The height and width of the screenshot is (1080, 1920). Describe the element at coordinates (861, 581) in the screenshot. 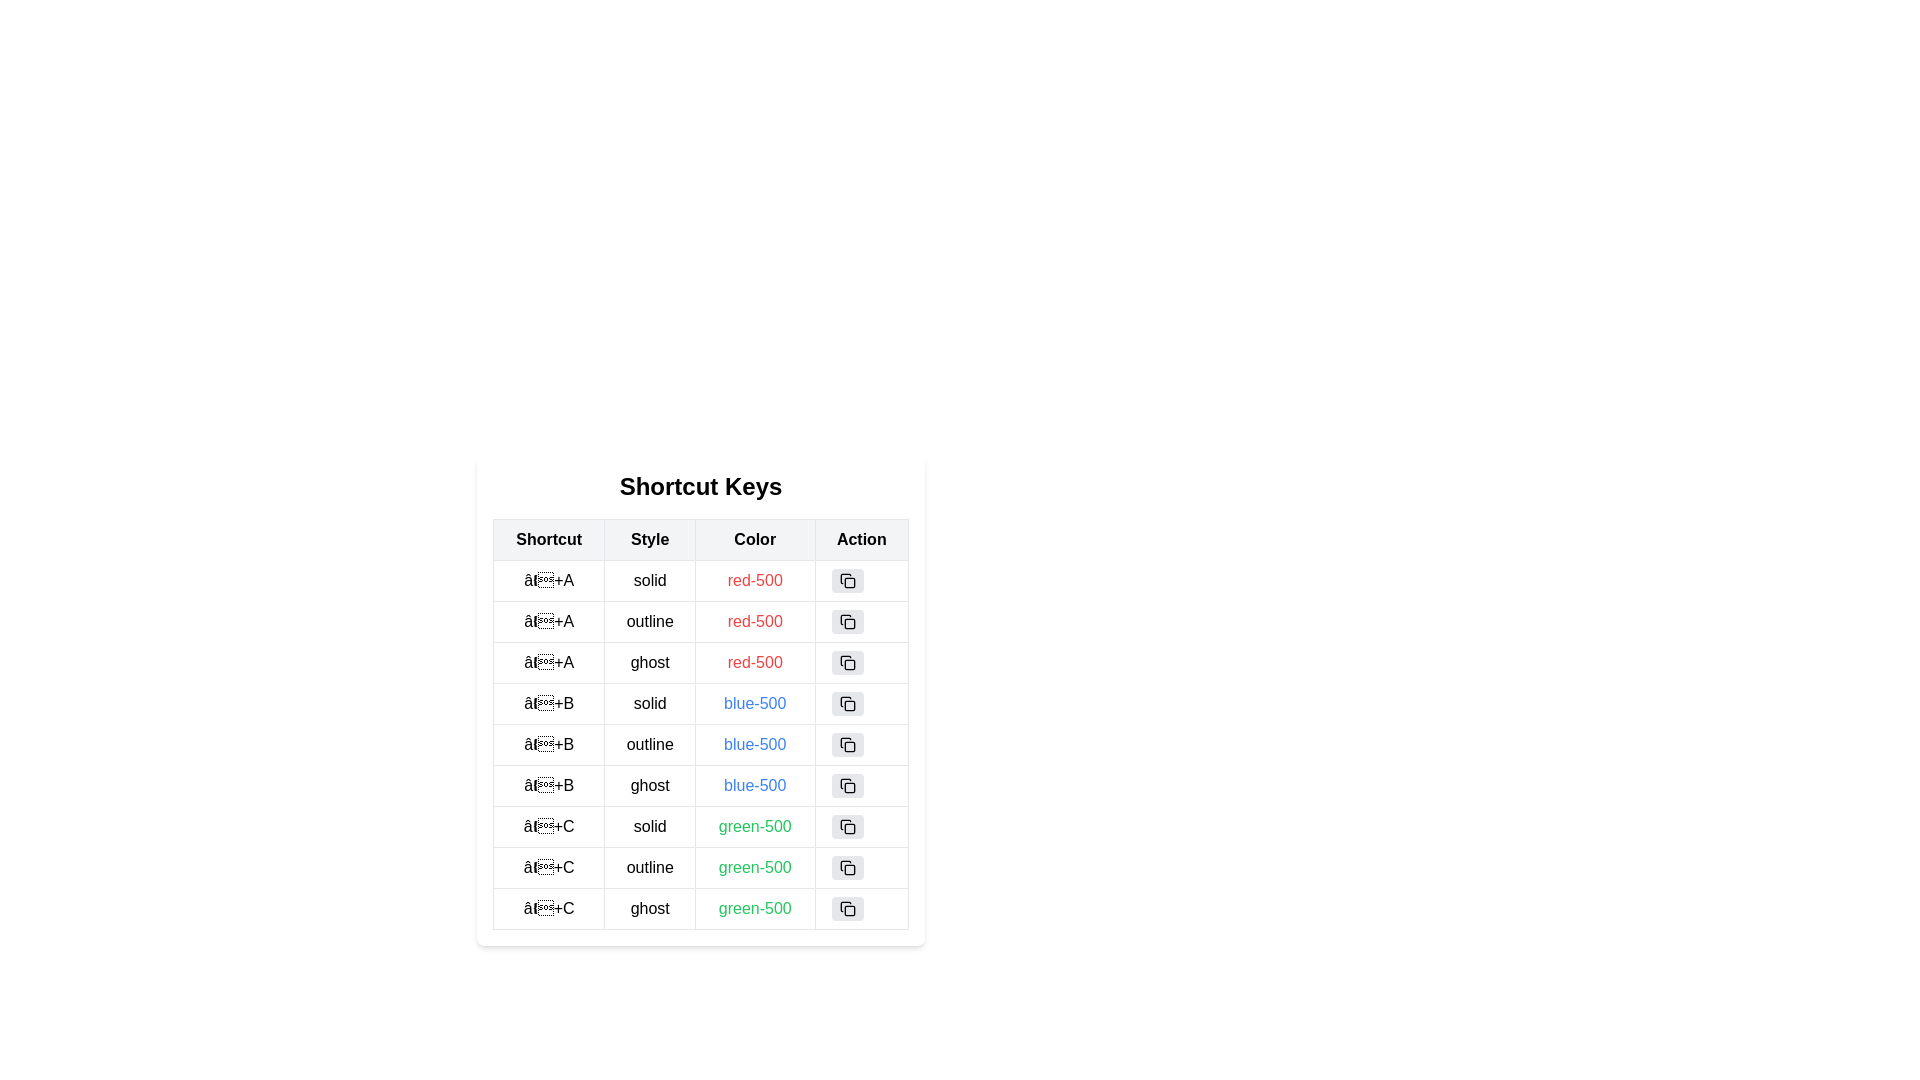

I see `the empty Table Cell in the 'Action' column of the 'Shortcut Keys' table, which is the fourth cell in the row containing '⌘+A', 'solid', and 'red-500'` at that location.